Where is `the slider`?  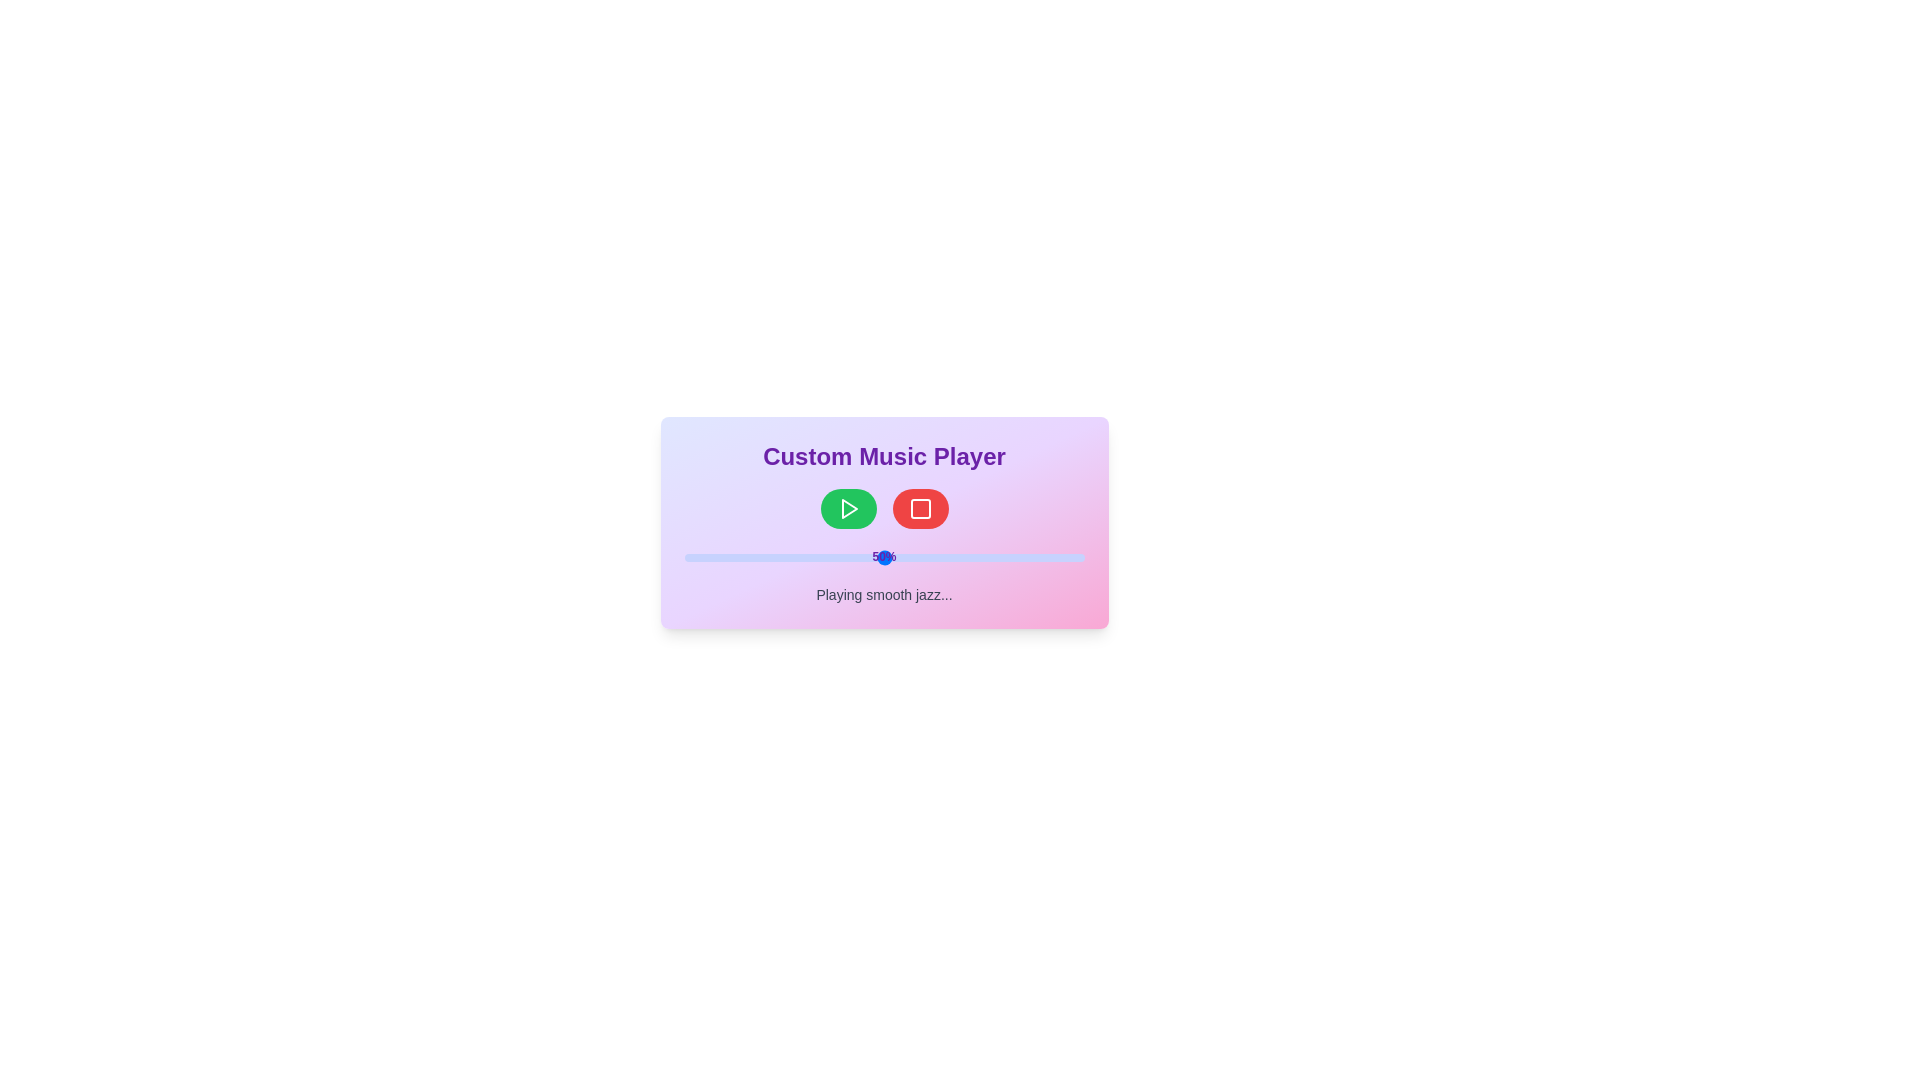
the slider is located at coordinates (1004, 558).